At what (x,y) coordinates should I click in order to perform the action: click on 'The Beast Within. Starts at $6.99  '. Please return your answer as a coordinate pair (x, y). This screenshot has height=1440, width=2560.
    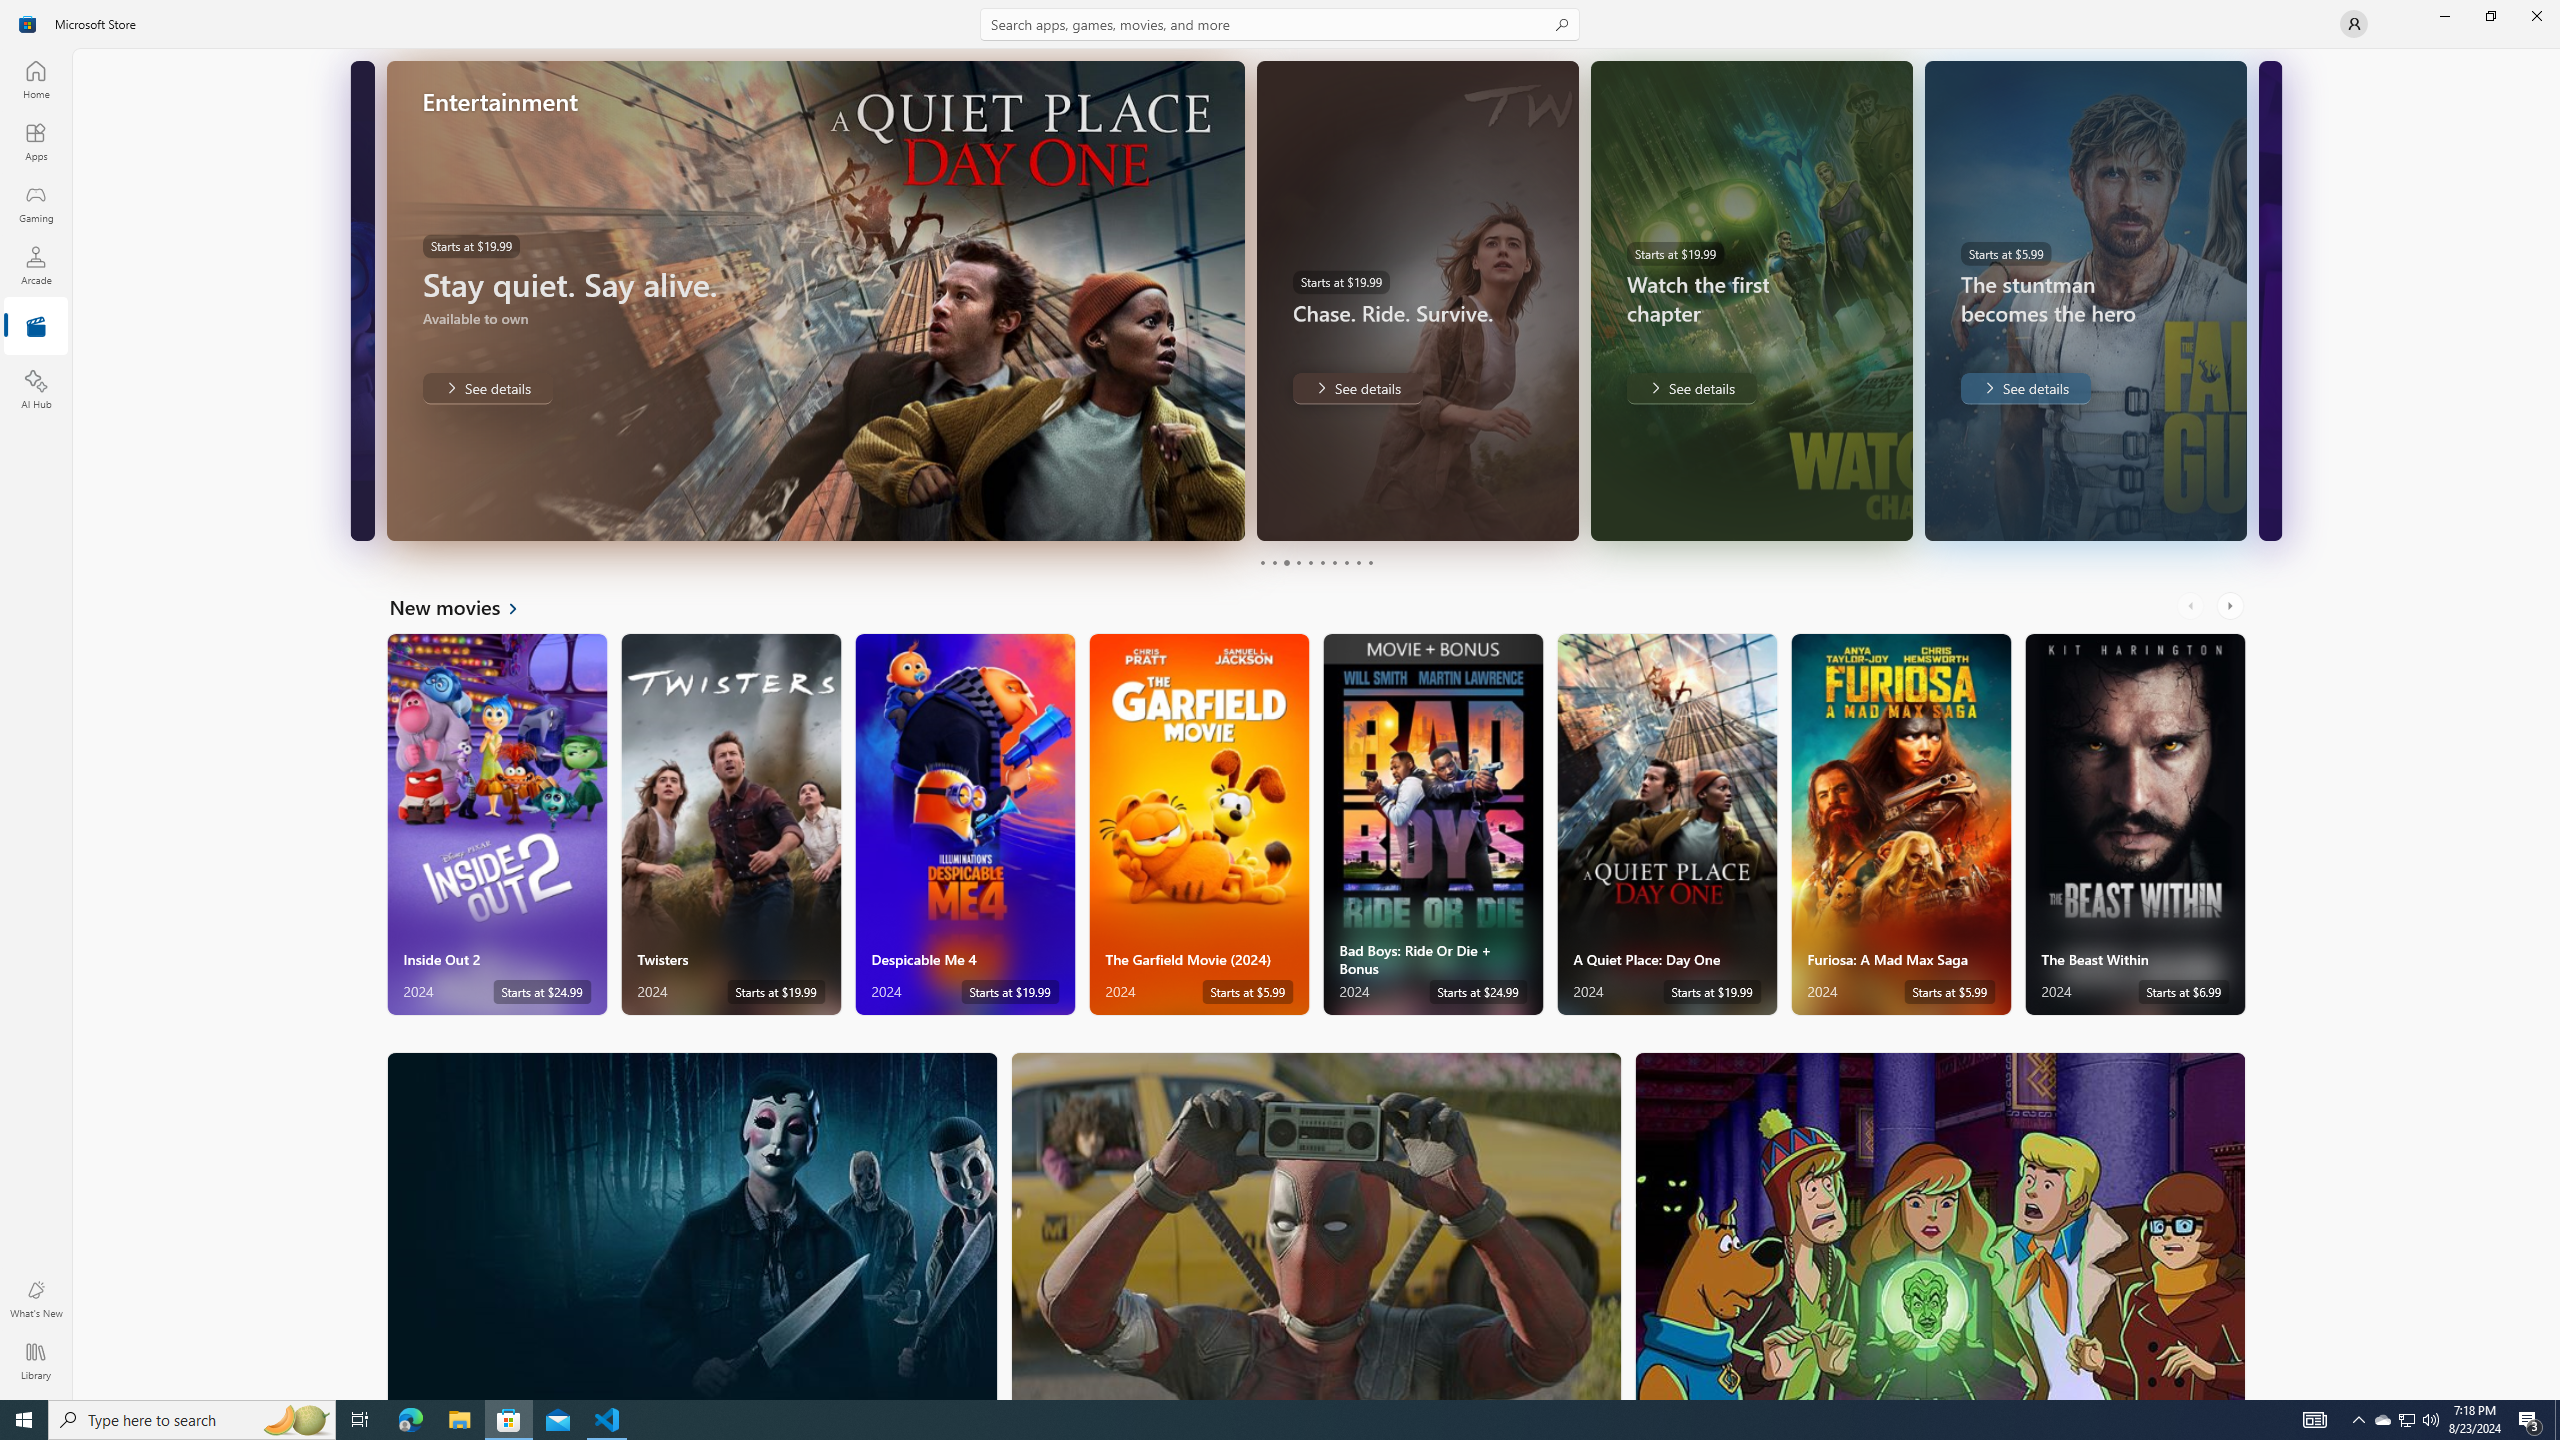
    Looking at the image, I should click on (2135, 824).